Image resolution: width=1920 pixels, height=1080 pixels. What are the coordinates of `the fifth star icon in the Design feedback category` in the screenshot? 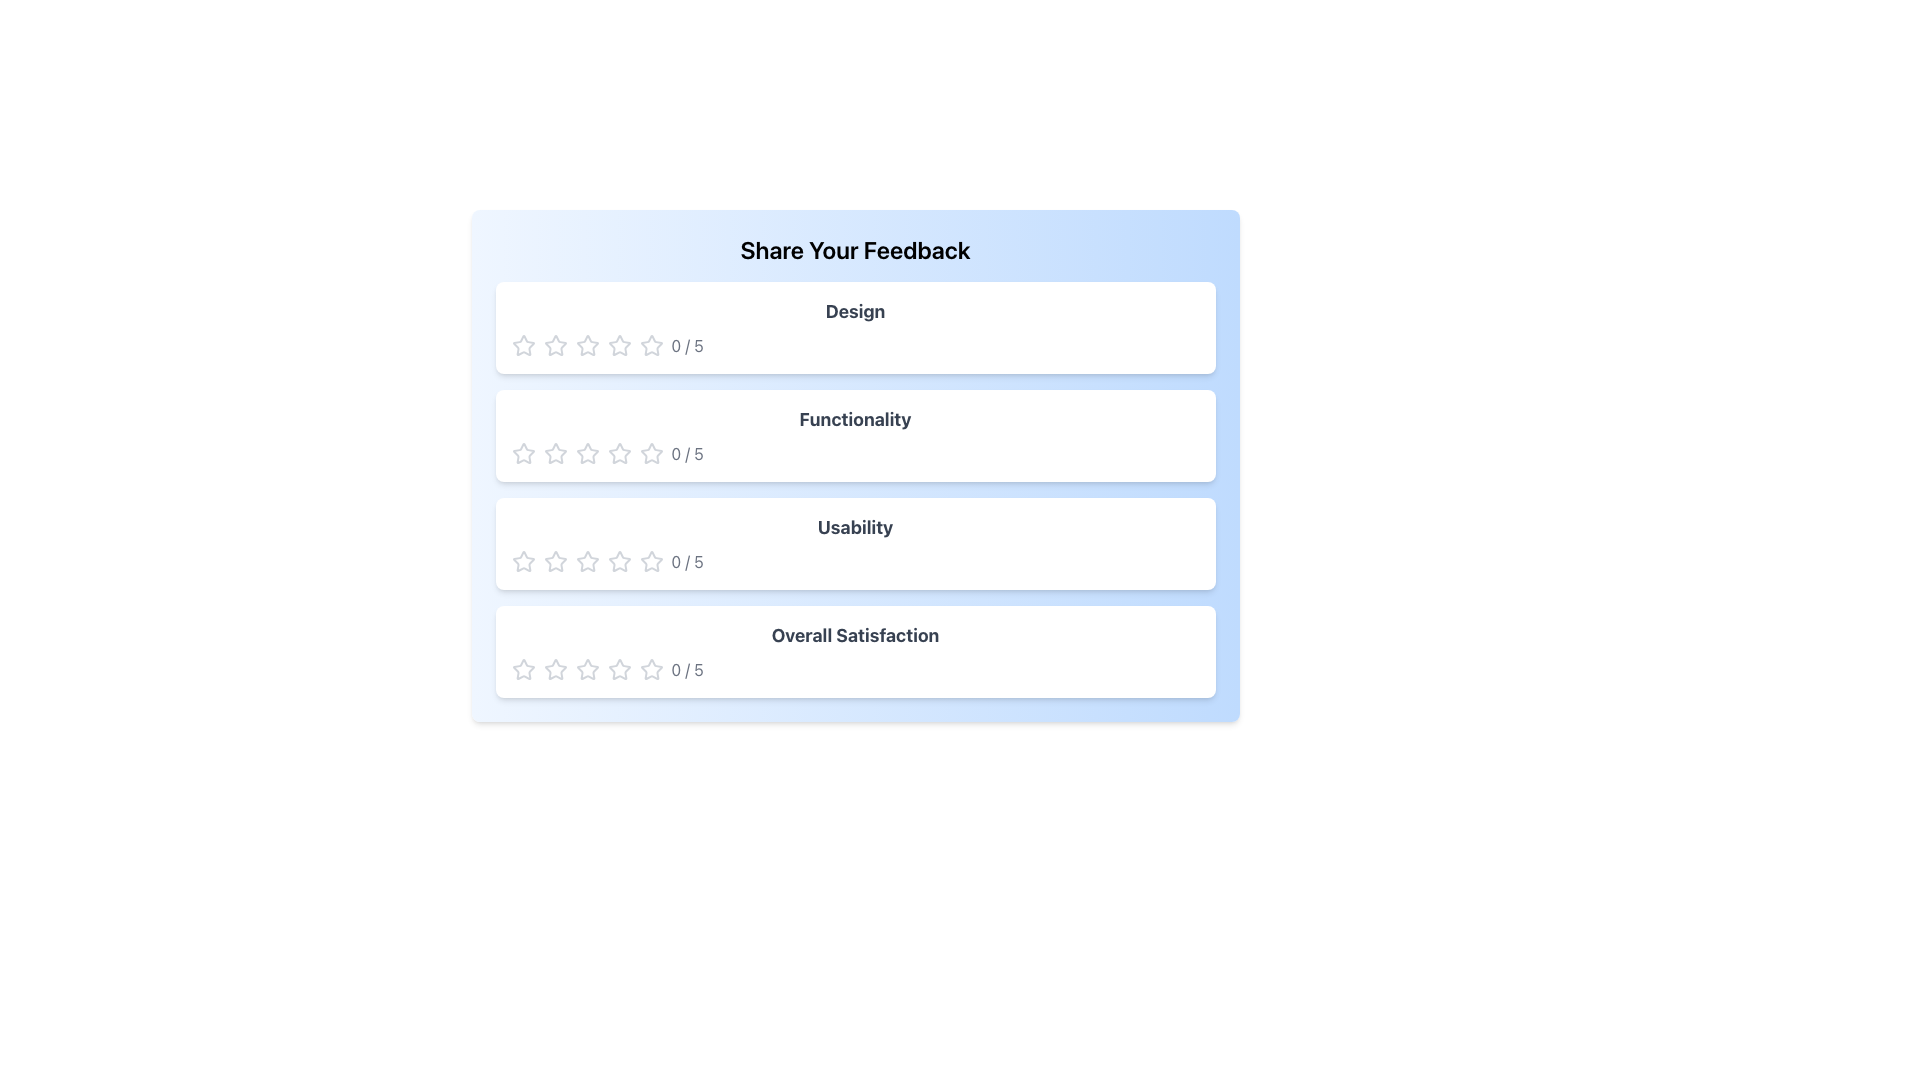 It's located at (651, 345).